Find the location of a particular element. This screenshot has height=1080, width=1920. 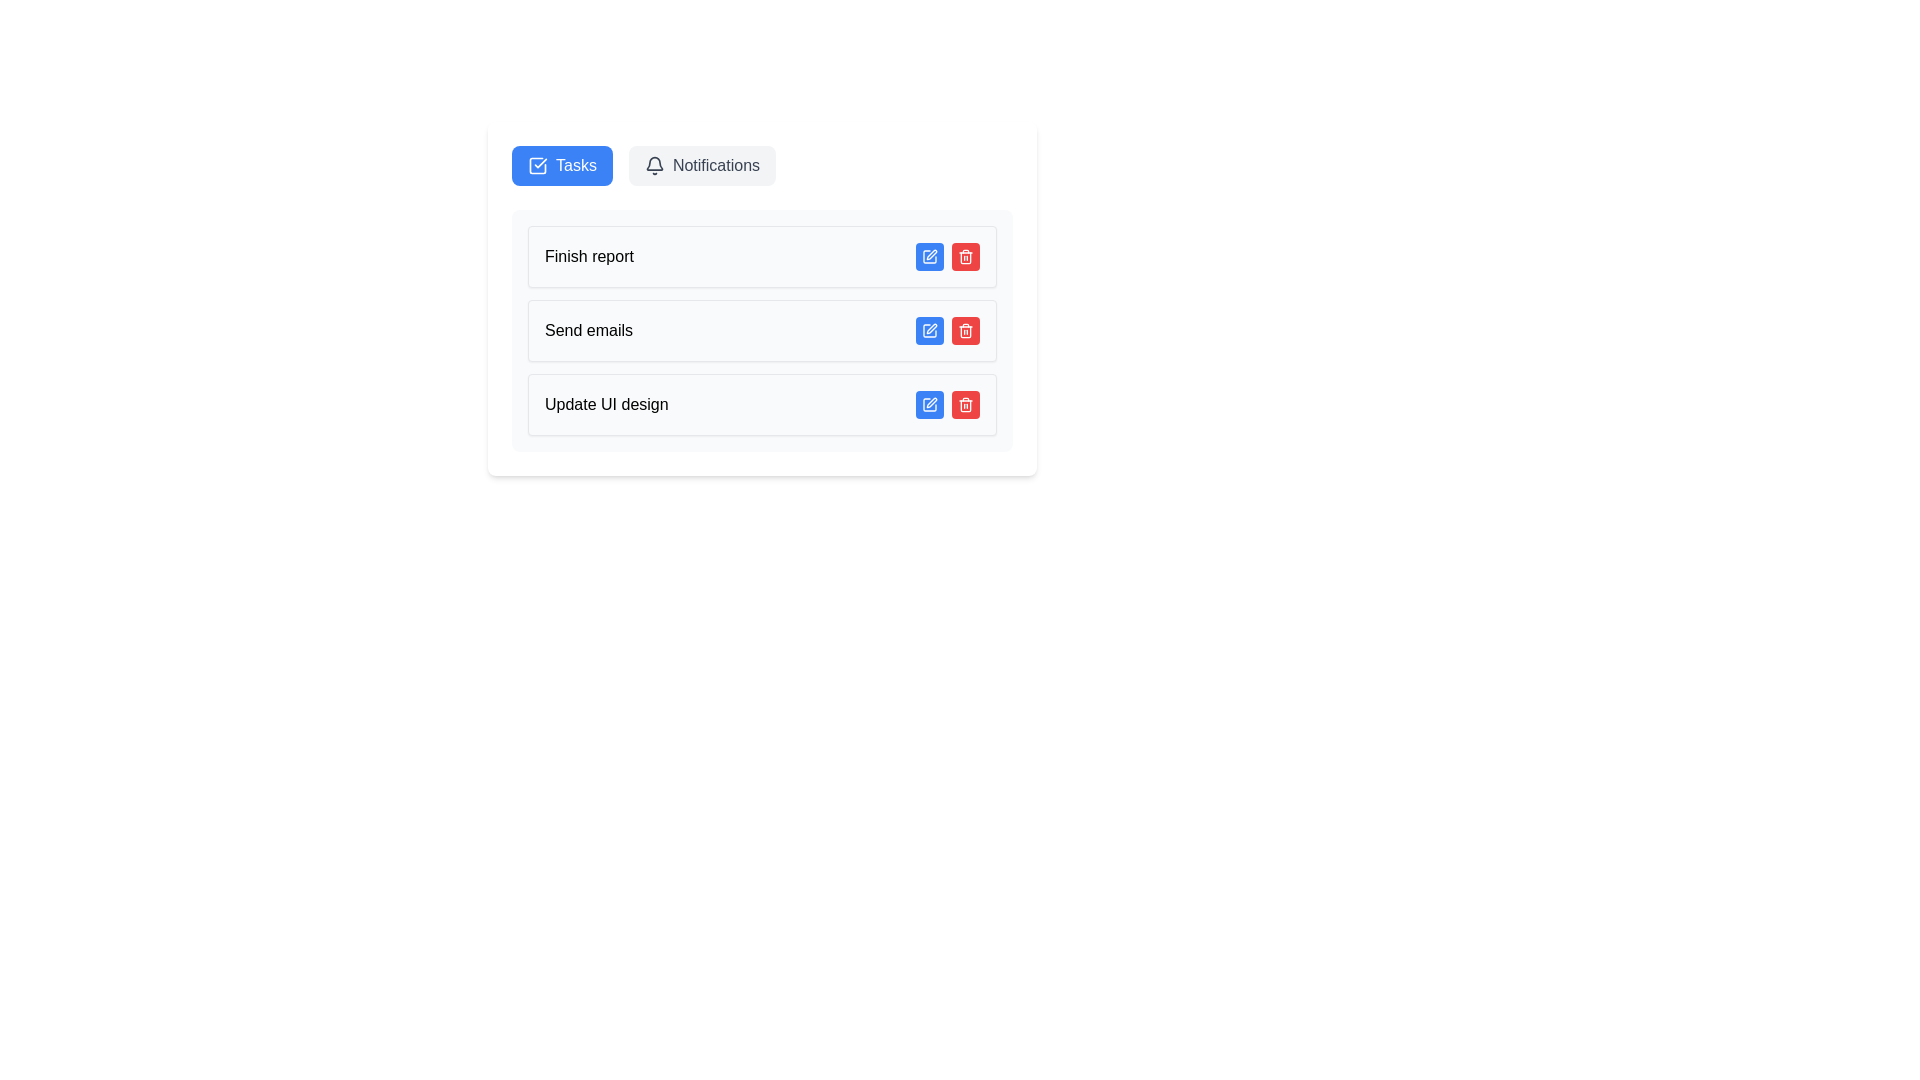

the 'Tasks' label within the rounded button is located at coordinates (575, 164).